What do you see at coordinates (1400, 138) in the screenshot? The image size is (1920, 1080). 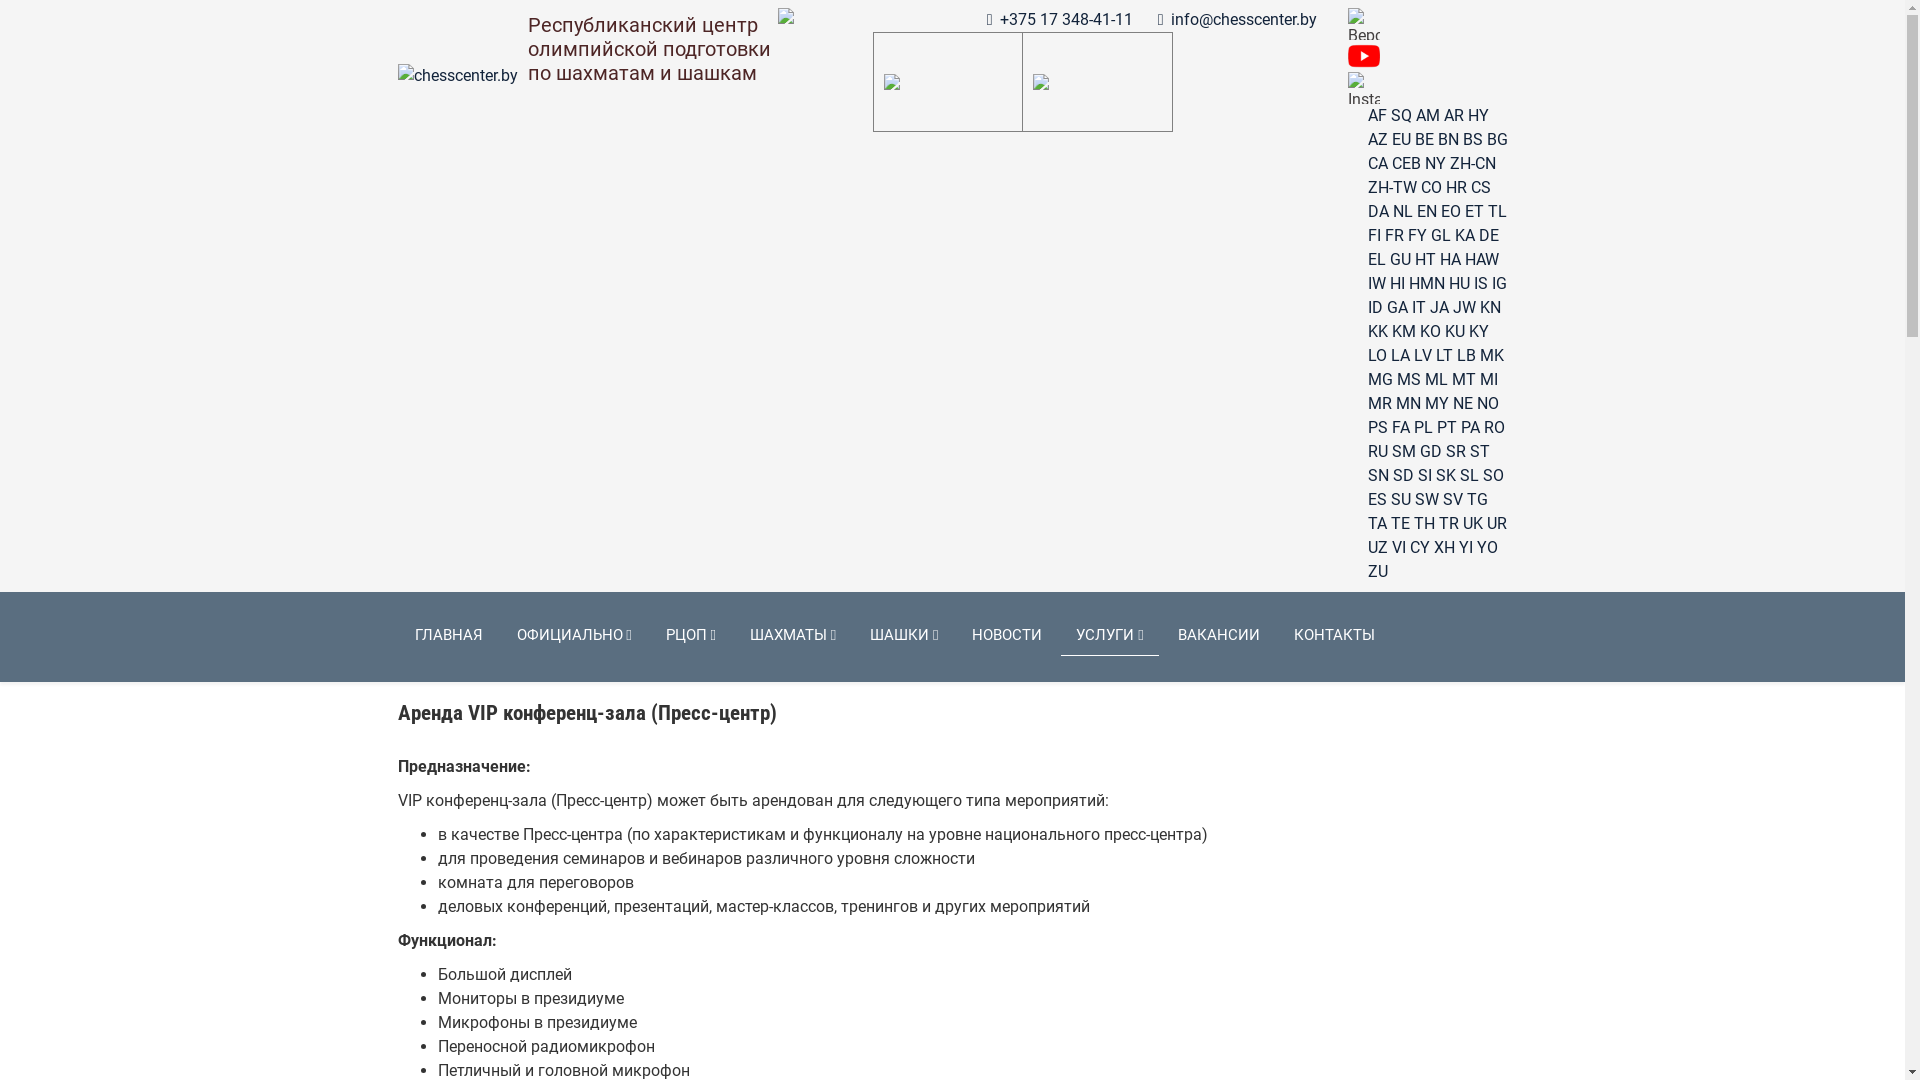 I see `'EU'` at bounding box center [1400, 138].